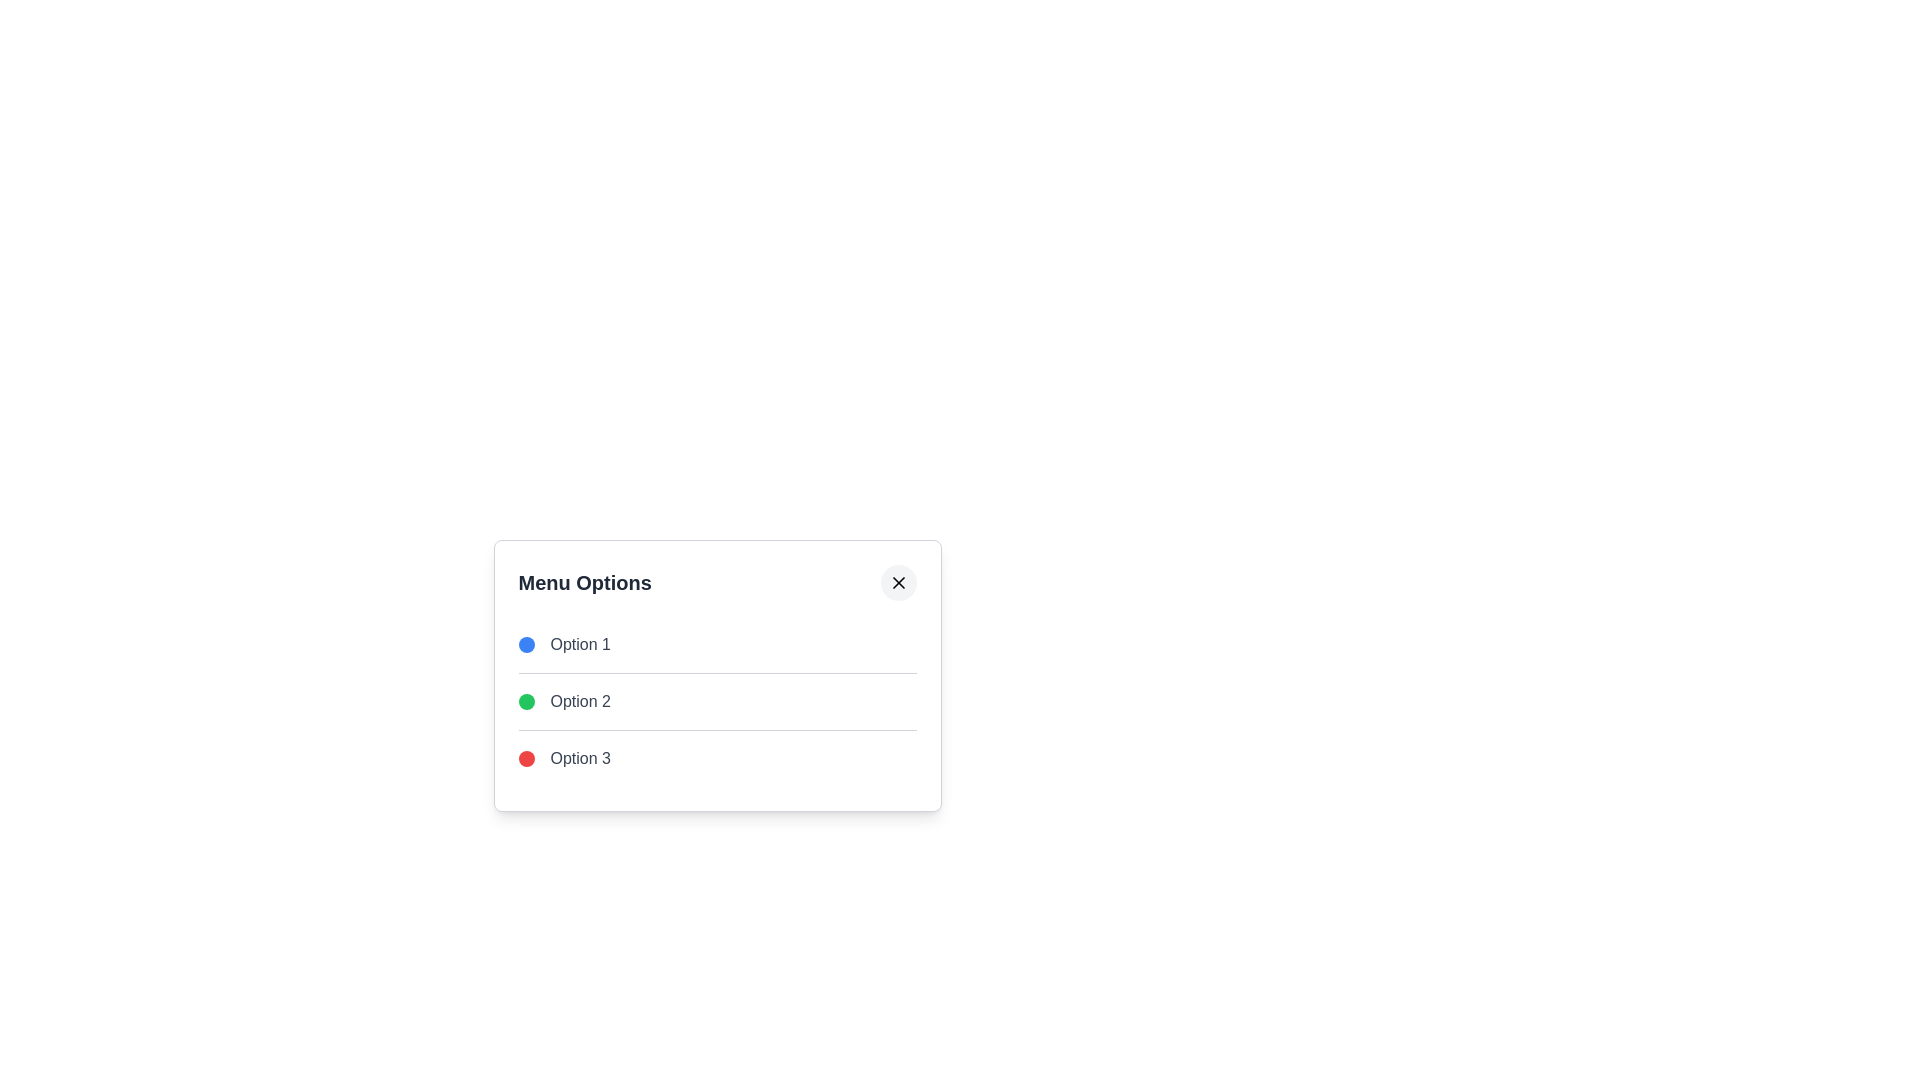 The image size is (1920, 1080). Describe the element at coordinates (579, 644) in the screenshot. I see `the text label 'Option 1' which is styled in gray and positioned to the right of a blue circular icon in the menu panel` at that location.